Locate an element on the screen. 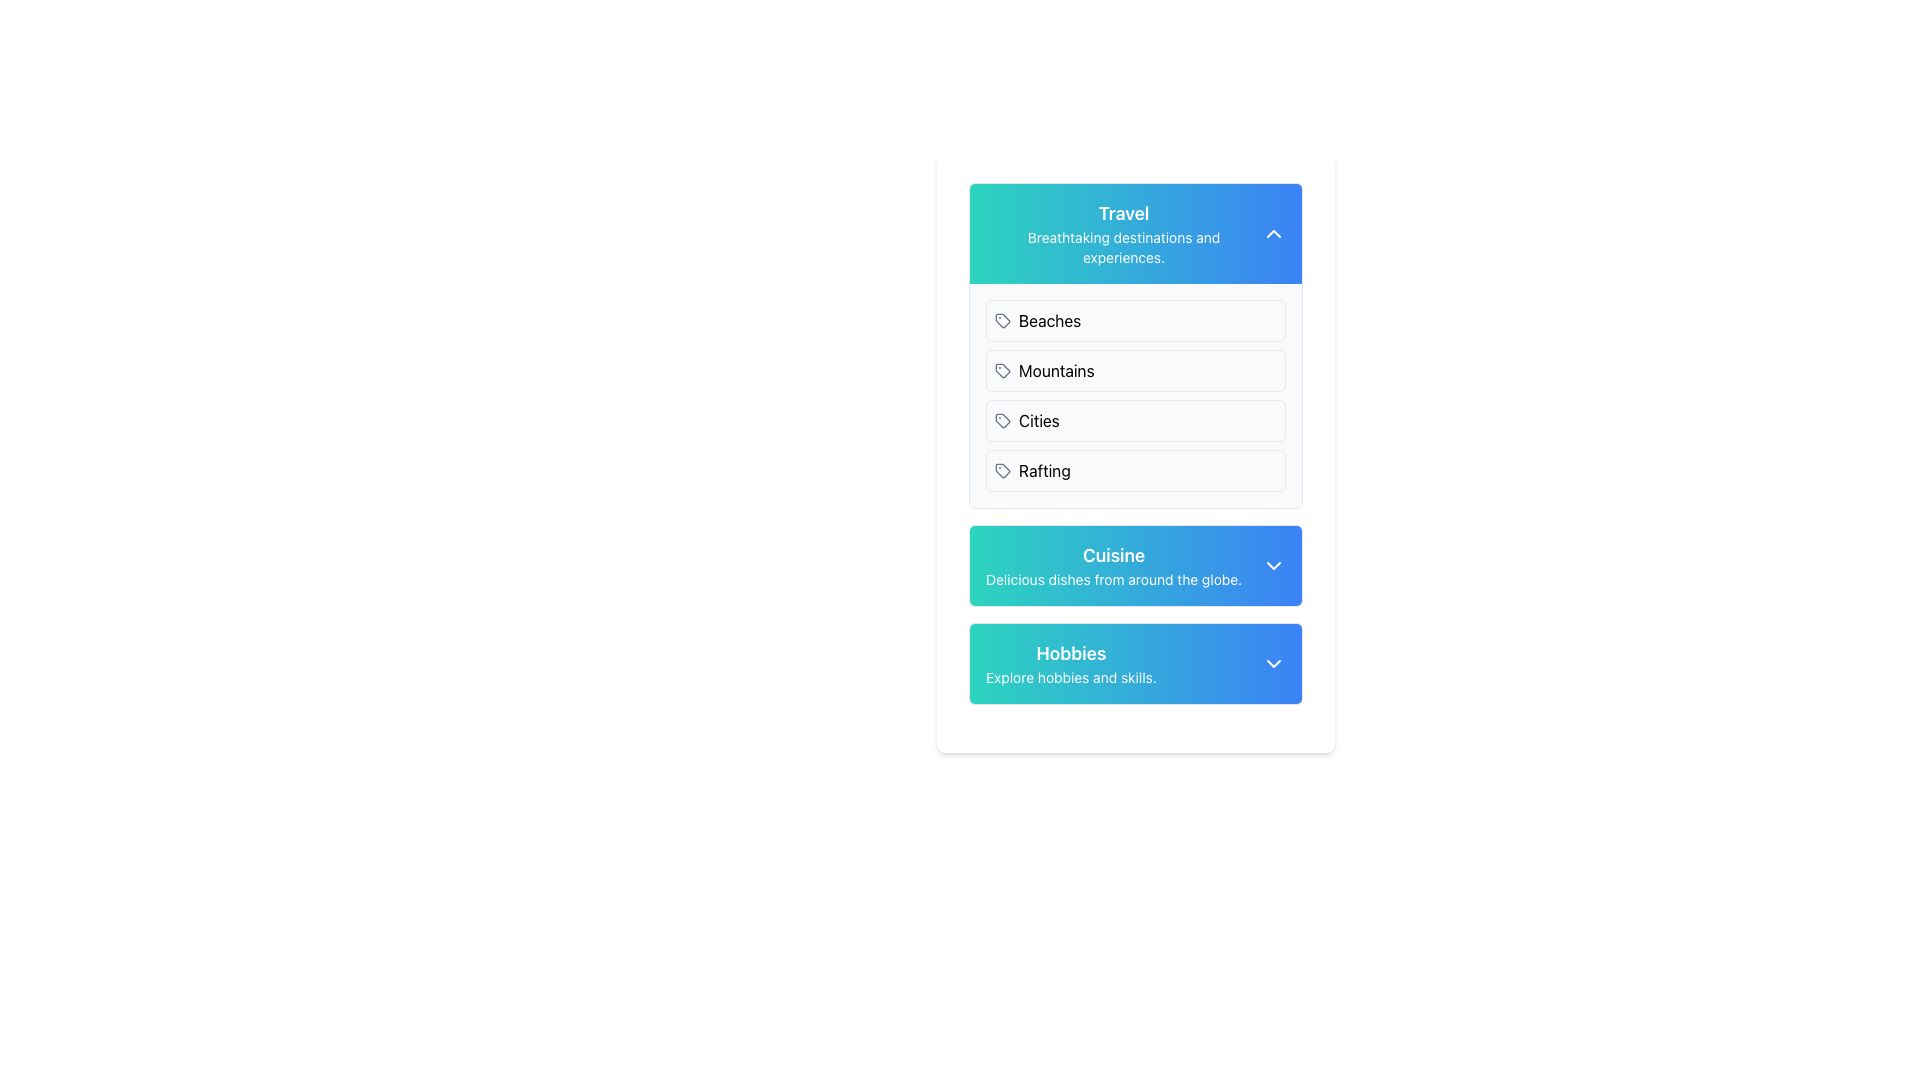 Image resolution: width=1920 pixels, height=1080 pixels. the 'Mountains' button located in the 'Travel' section is located at coordinates (1136, 370).